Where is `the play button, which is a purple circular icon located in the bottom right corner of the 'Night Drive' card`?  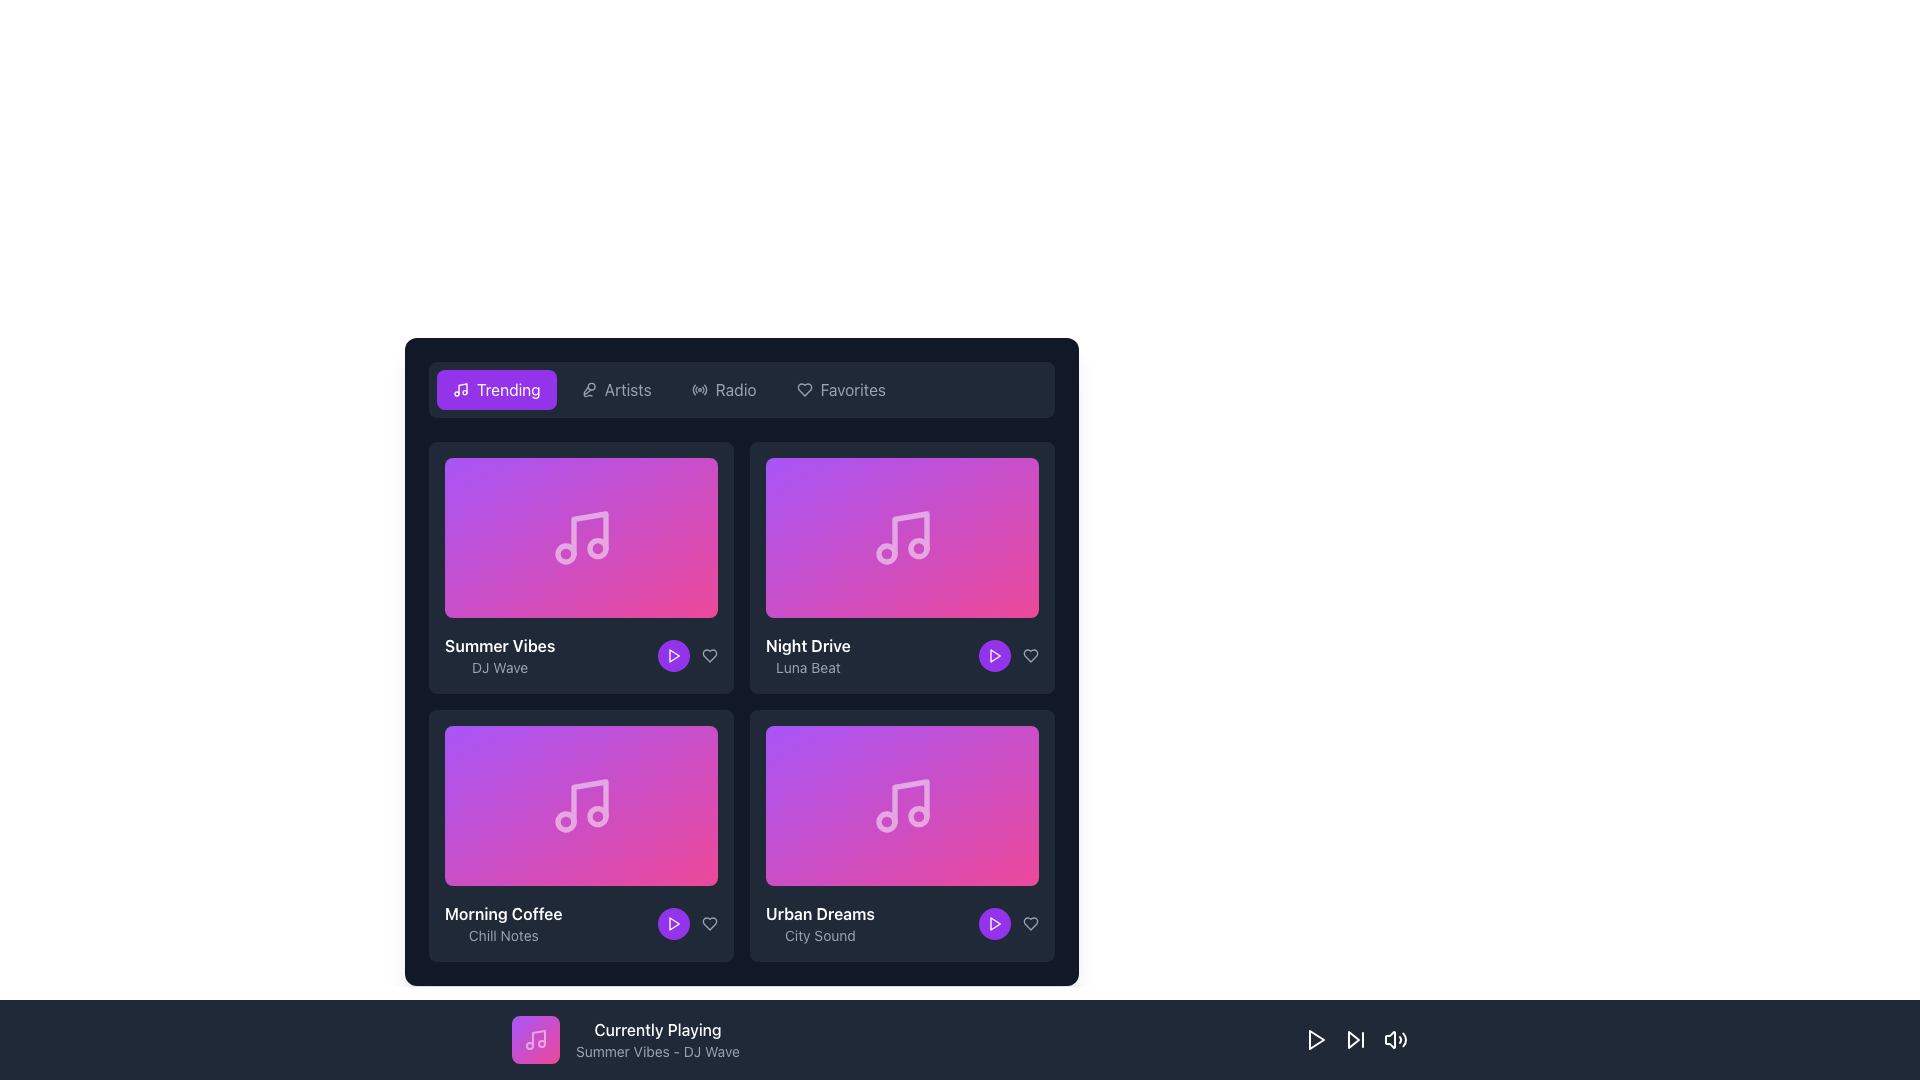 the play button, which is a purple circular icon located in the bottom right corner of the 'Night Drive' card is located at coordinates (994, 655).